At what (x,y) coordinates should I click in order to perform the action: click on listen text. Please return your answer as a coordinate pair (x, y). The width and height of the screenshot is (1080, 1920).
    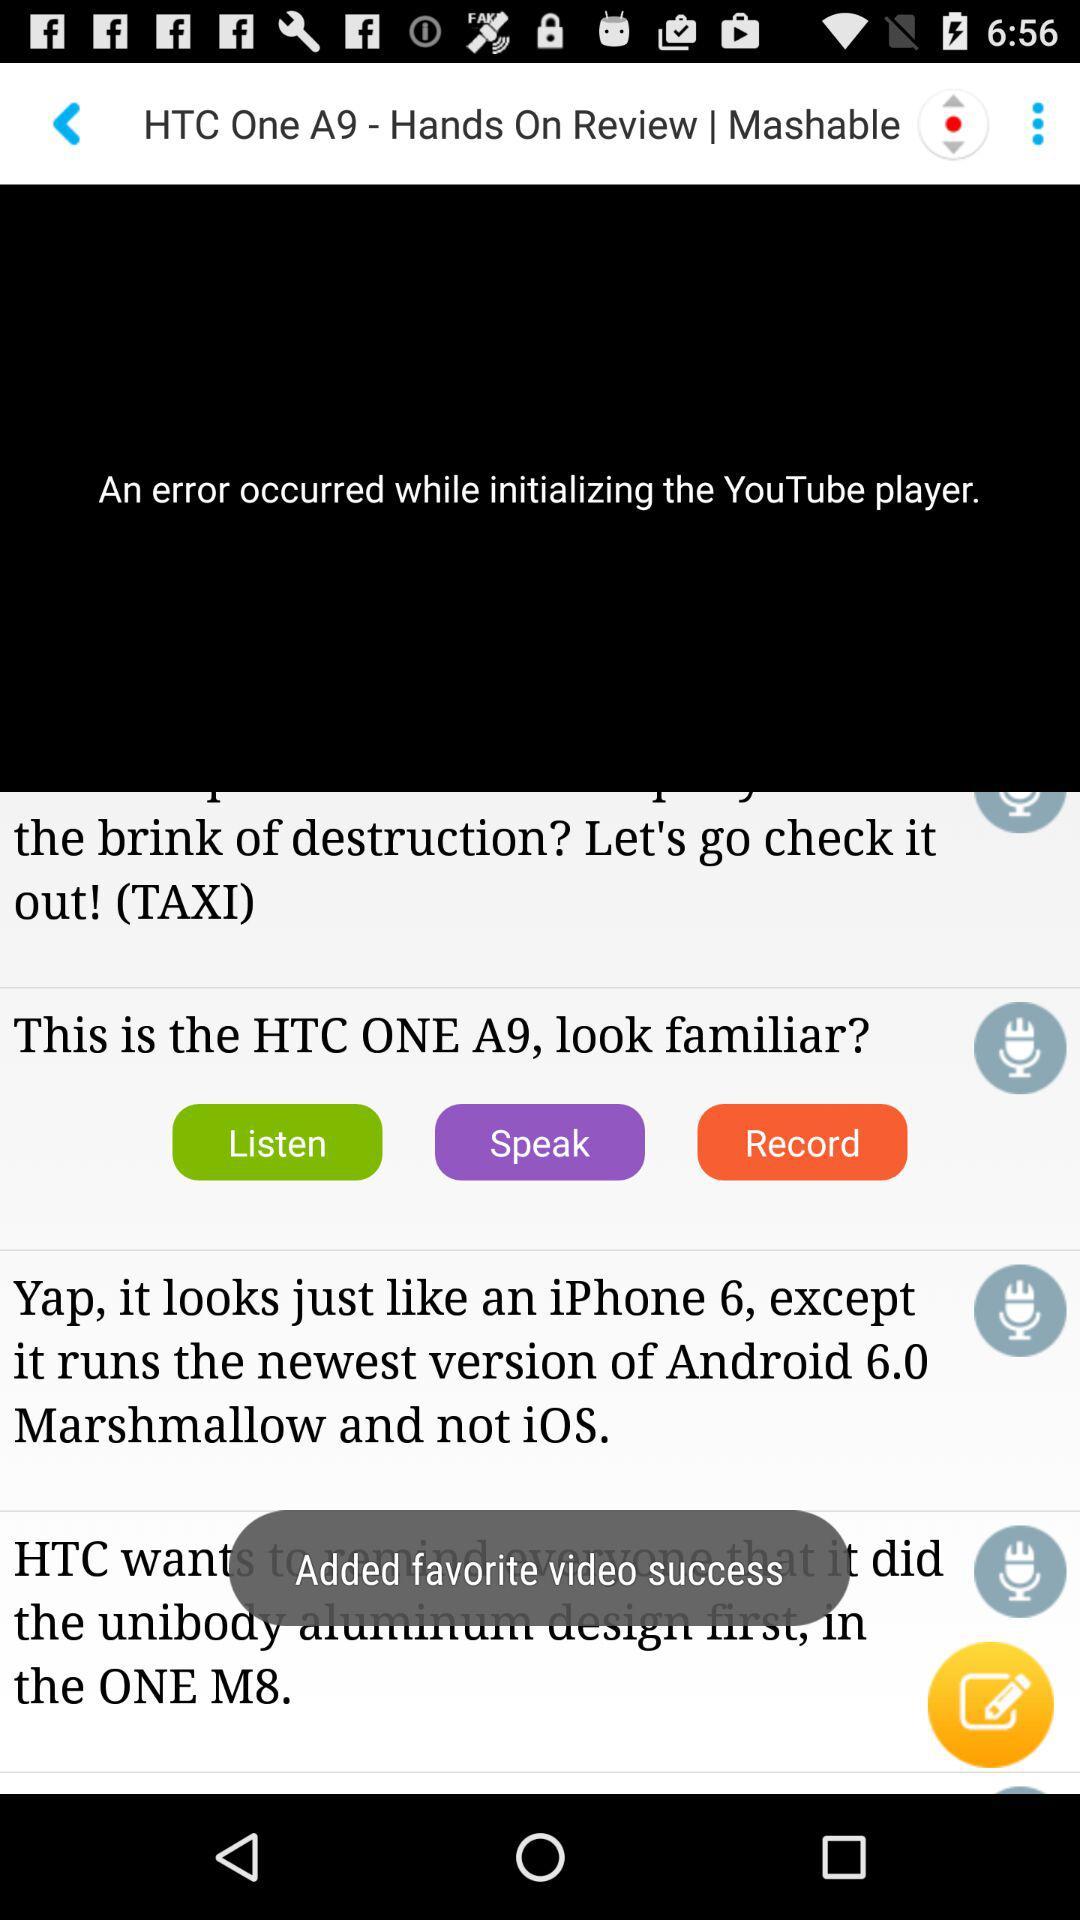
    Looking at the image, I should click on (1020, 812).